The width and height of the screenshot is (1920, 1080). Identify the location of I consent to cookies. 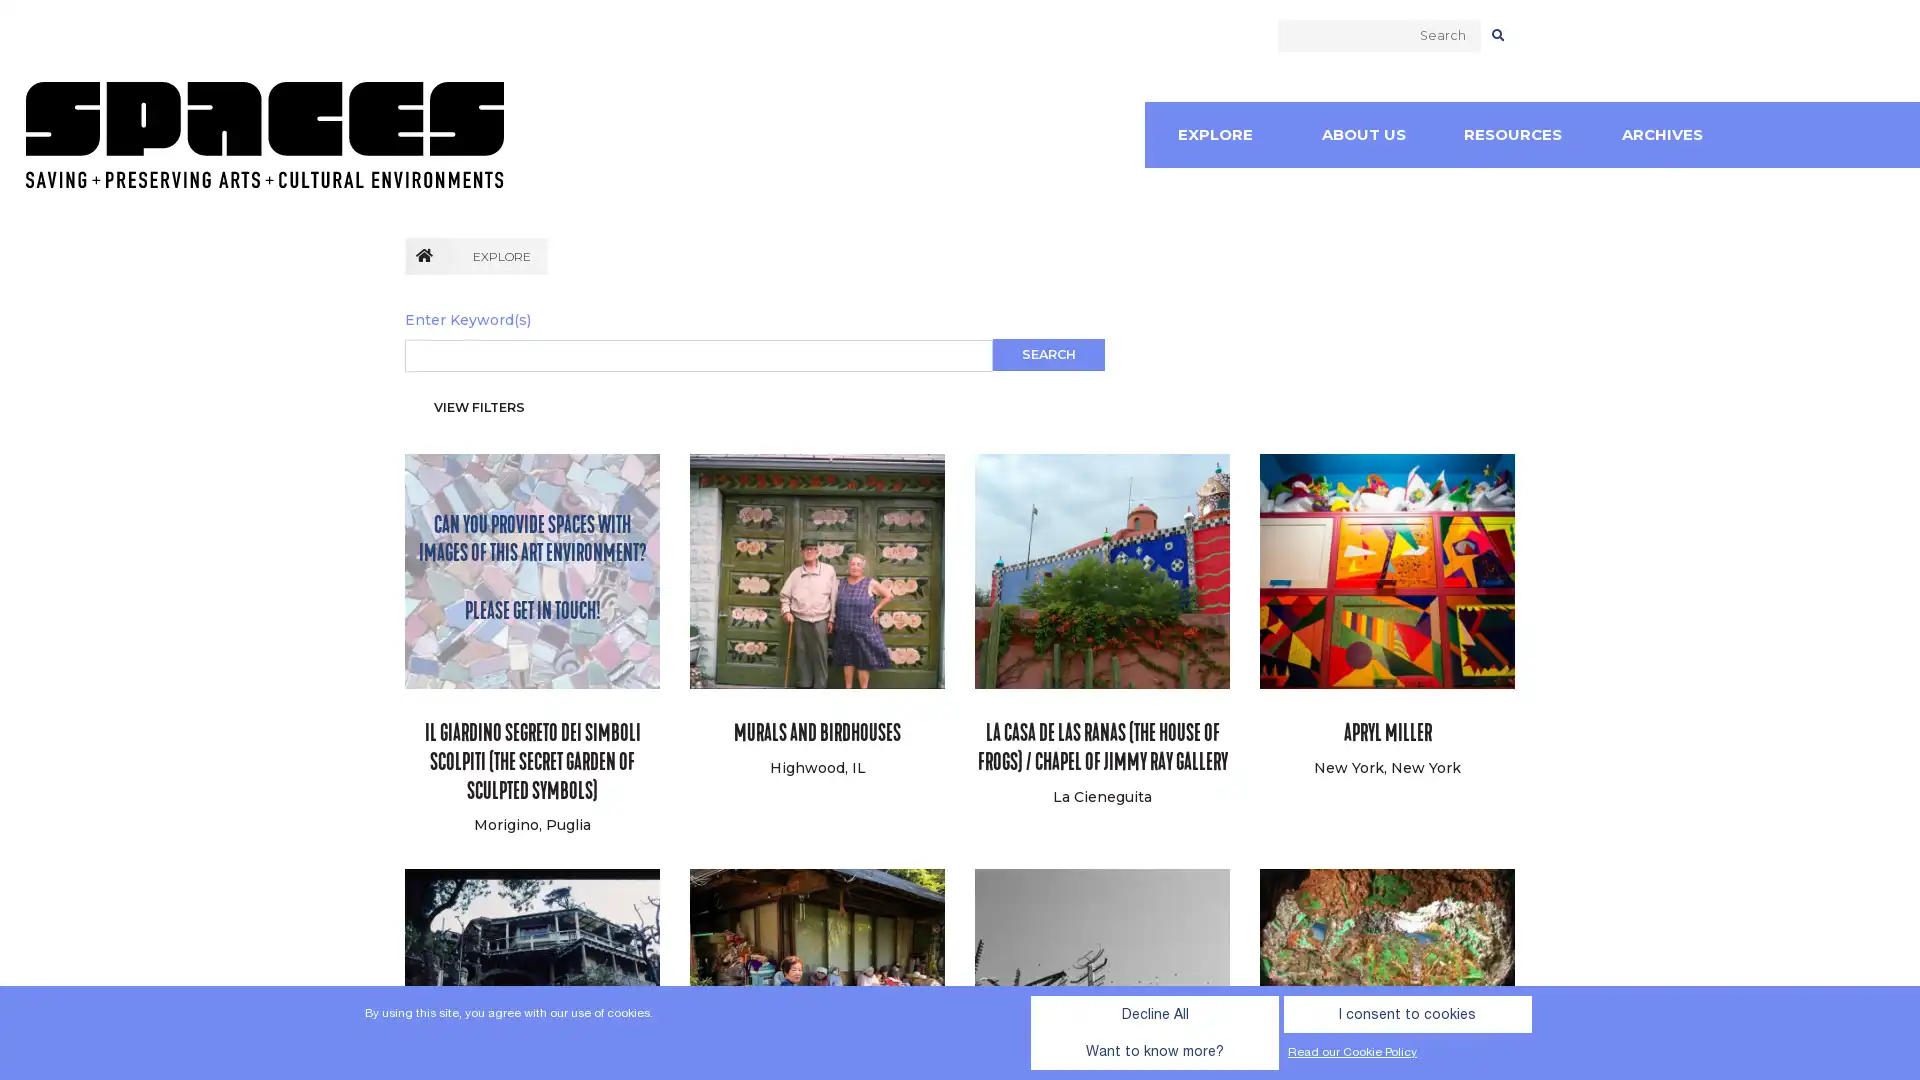
(1147, 1050).